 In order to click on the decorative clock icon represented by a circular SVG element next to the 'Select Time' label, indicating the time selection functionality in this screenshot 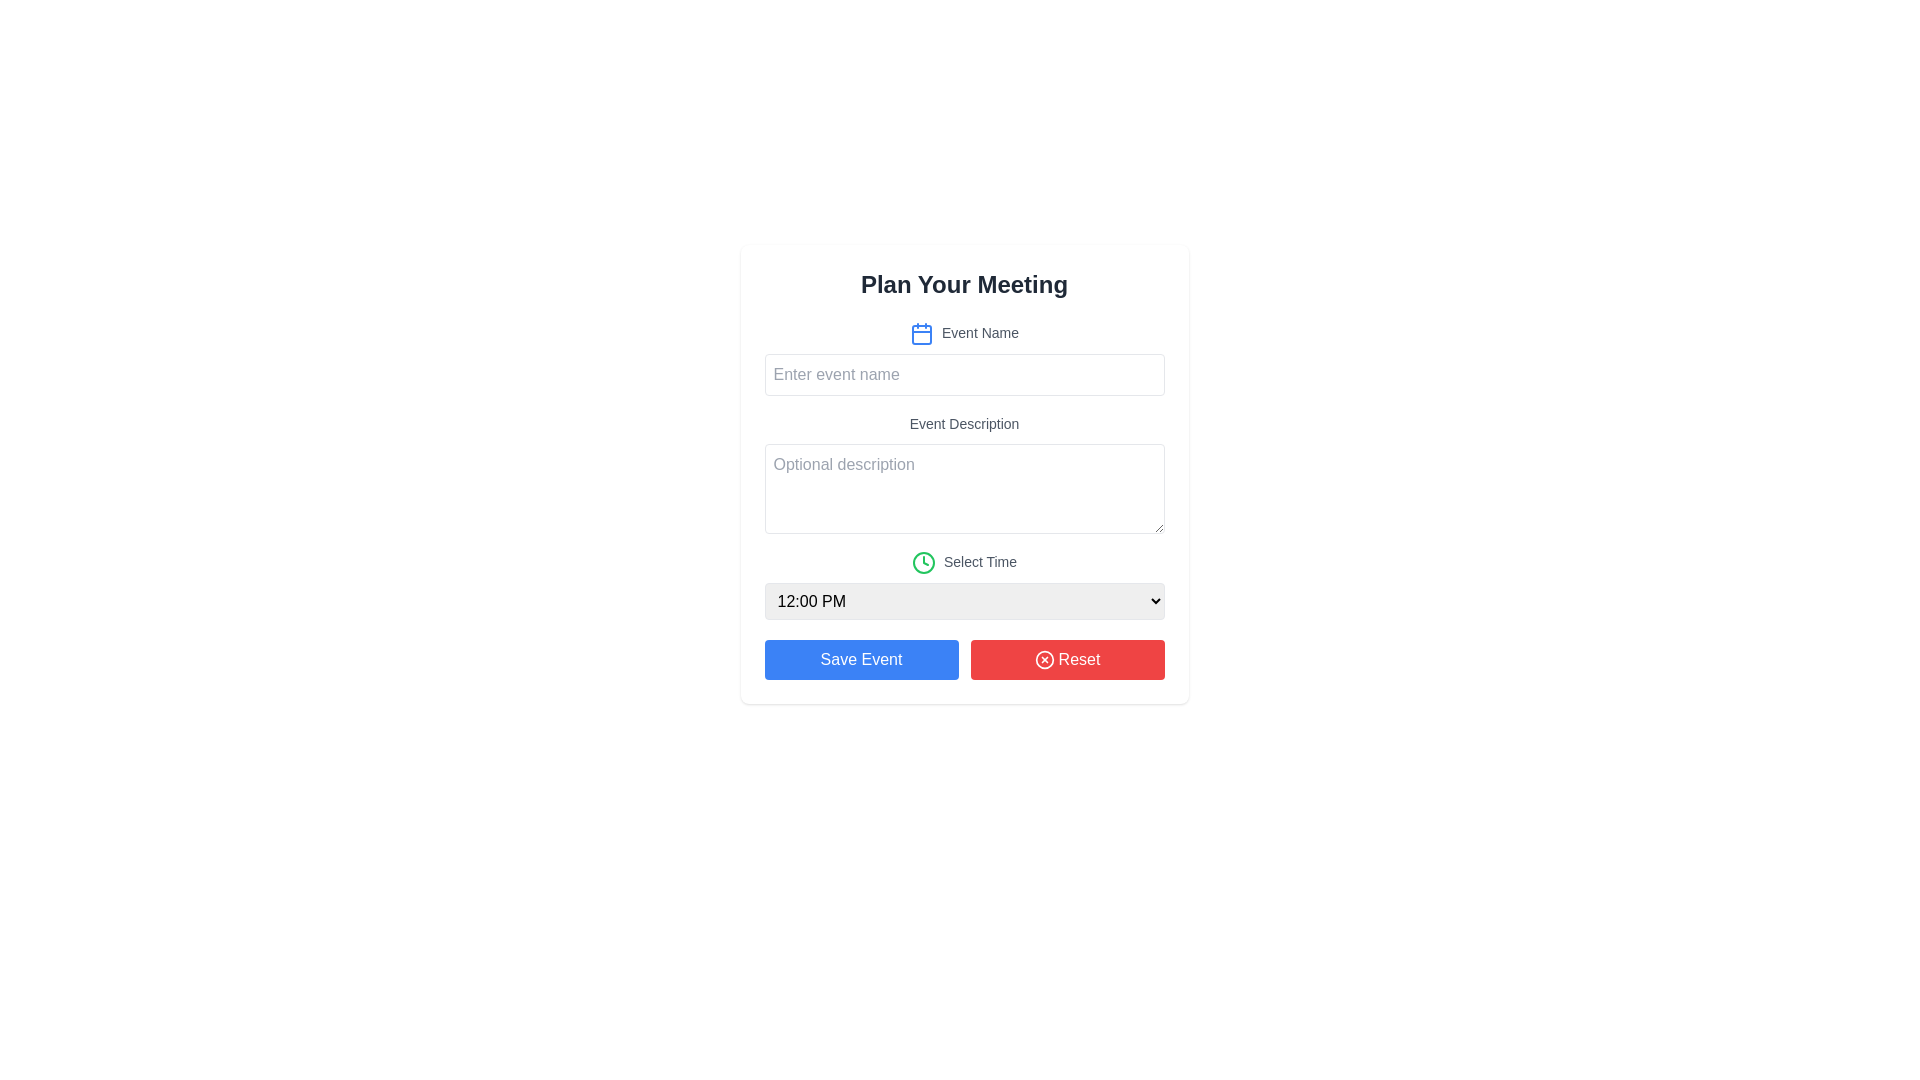, I will do `click(922, 562)`.